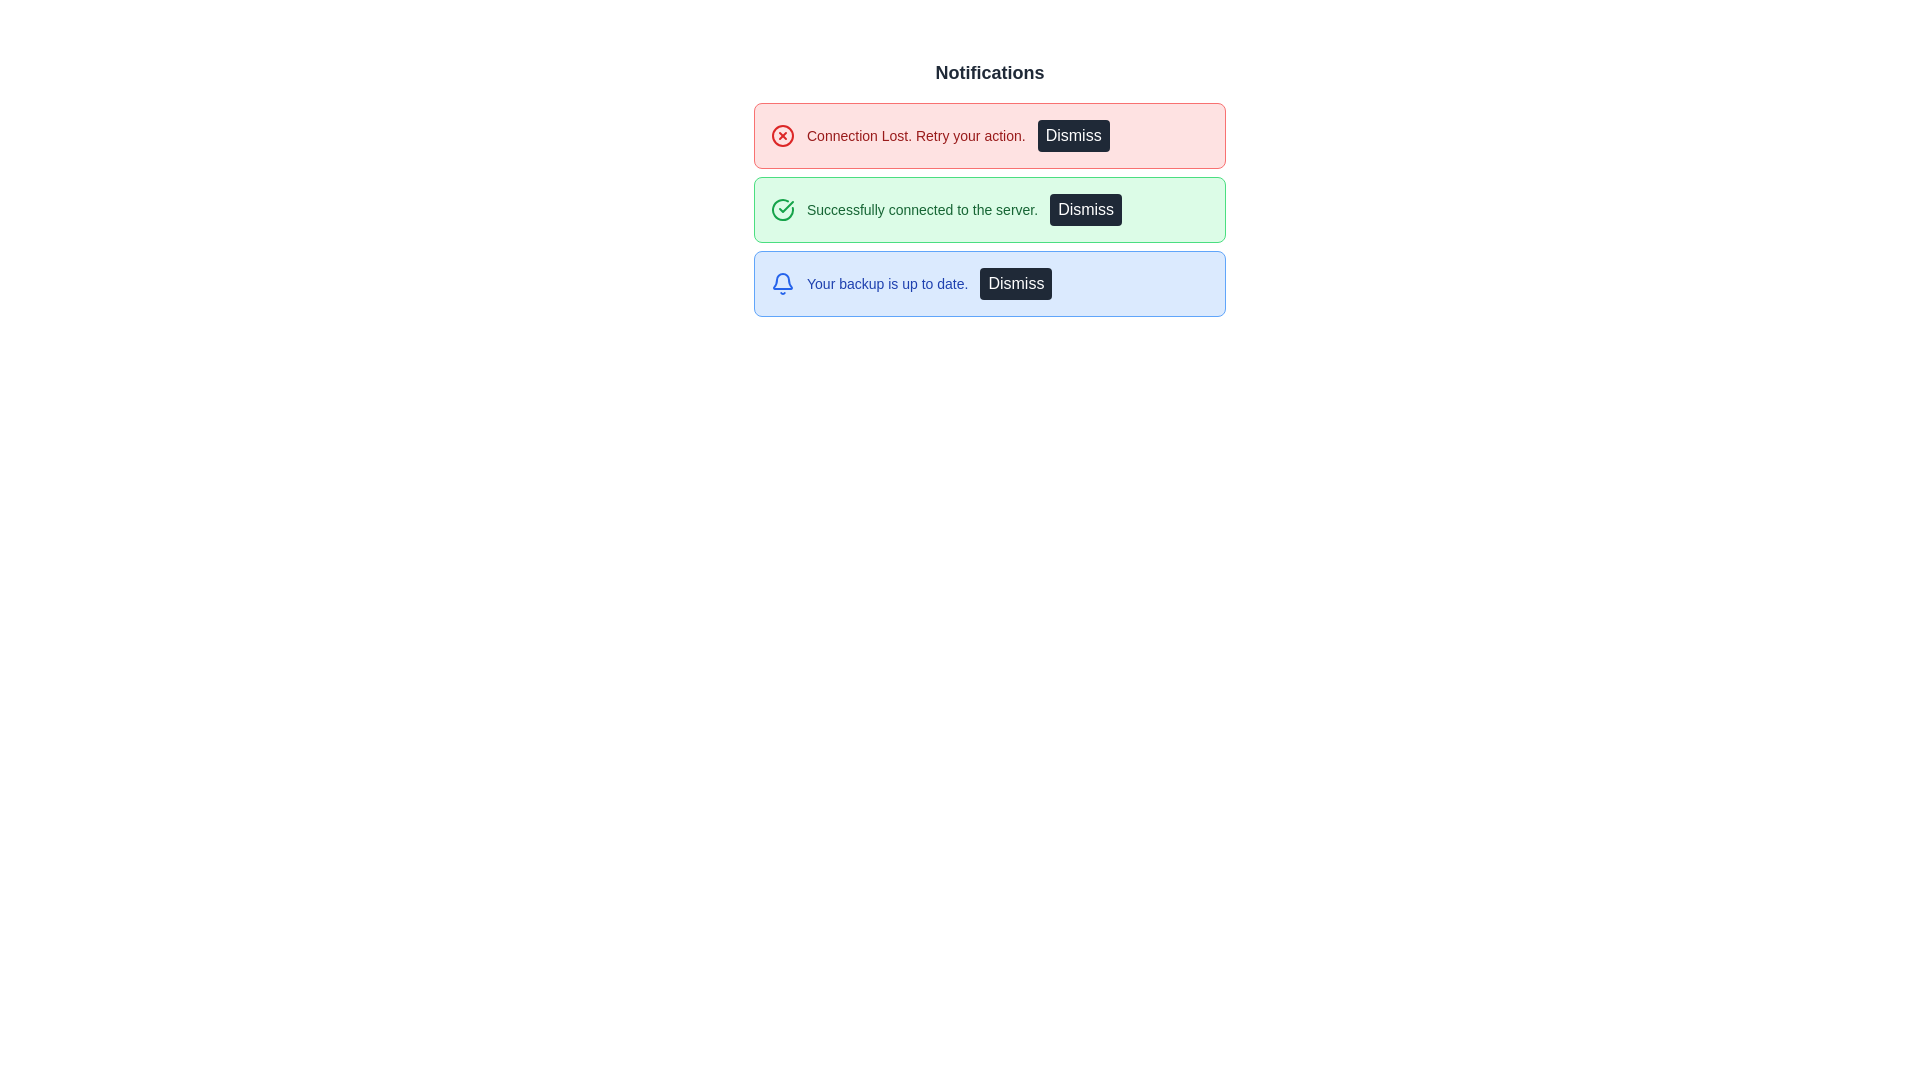 Image resolution: width=1920 pixels, height=1080 pixels. I want to click on the informational text indicating that the backup is currently updated, which is located inside the notification box styled with a blue border and light blue background, positioned to the left of the 'Dismiss' button and to the right of a blue bell icon, so click(886, 284).